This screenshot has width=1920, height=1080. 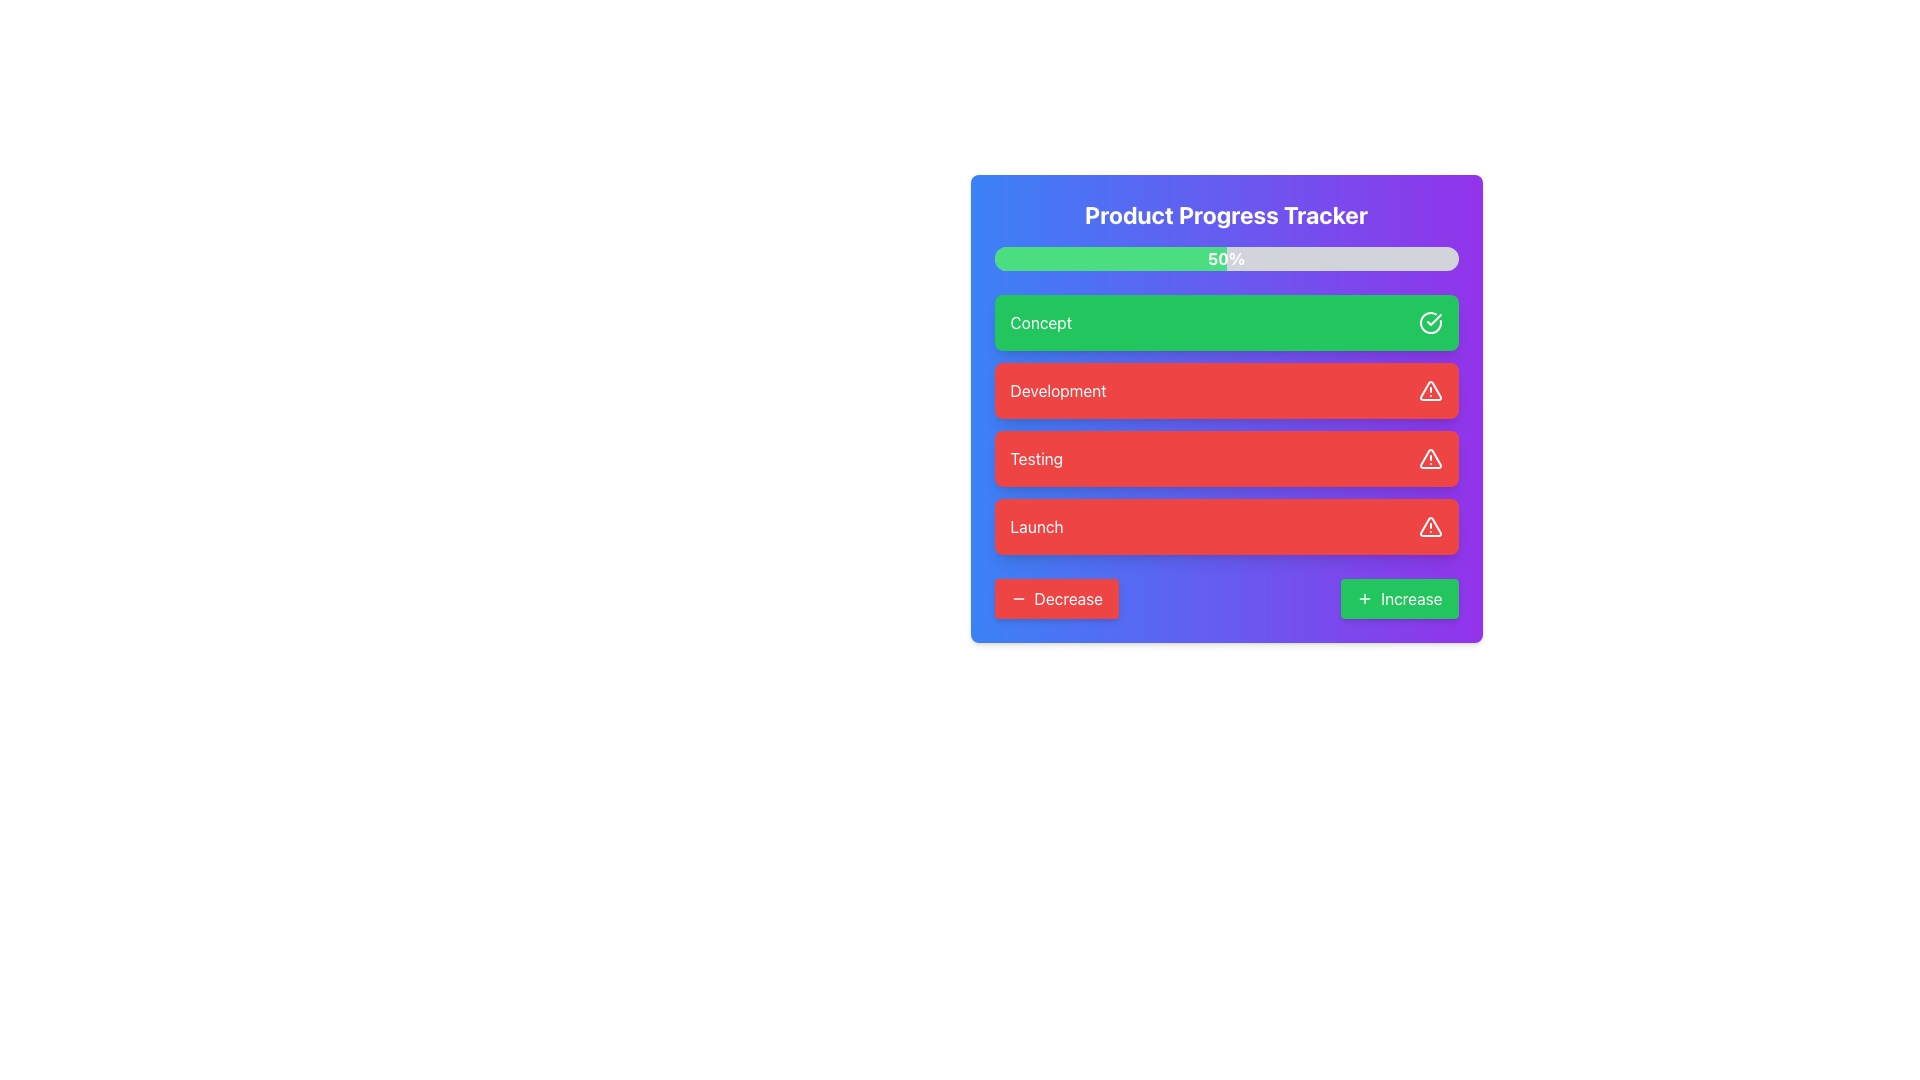 What do you see at coordinates (1225, 459) in the screenshot?
I see `the 'Testing' stage block in the progress tracker, which is the third block from the top, following 'Development' and preceding 'Launch'` at bounding box center [1225, 459].